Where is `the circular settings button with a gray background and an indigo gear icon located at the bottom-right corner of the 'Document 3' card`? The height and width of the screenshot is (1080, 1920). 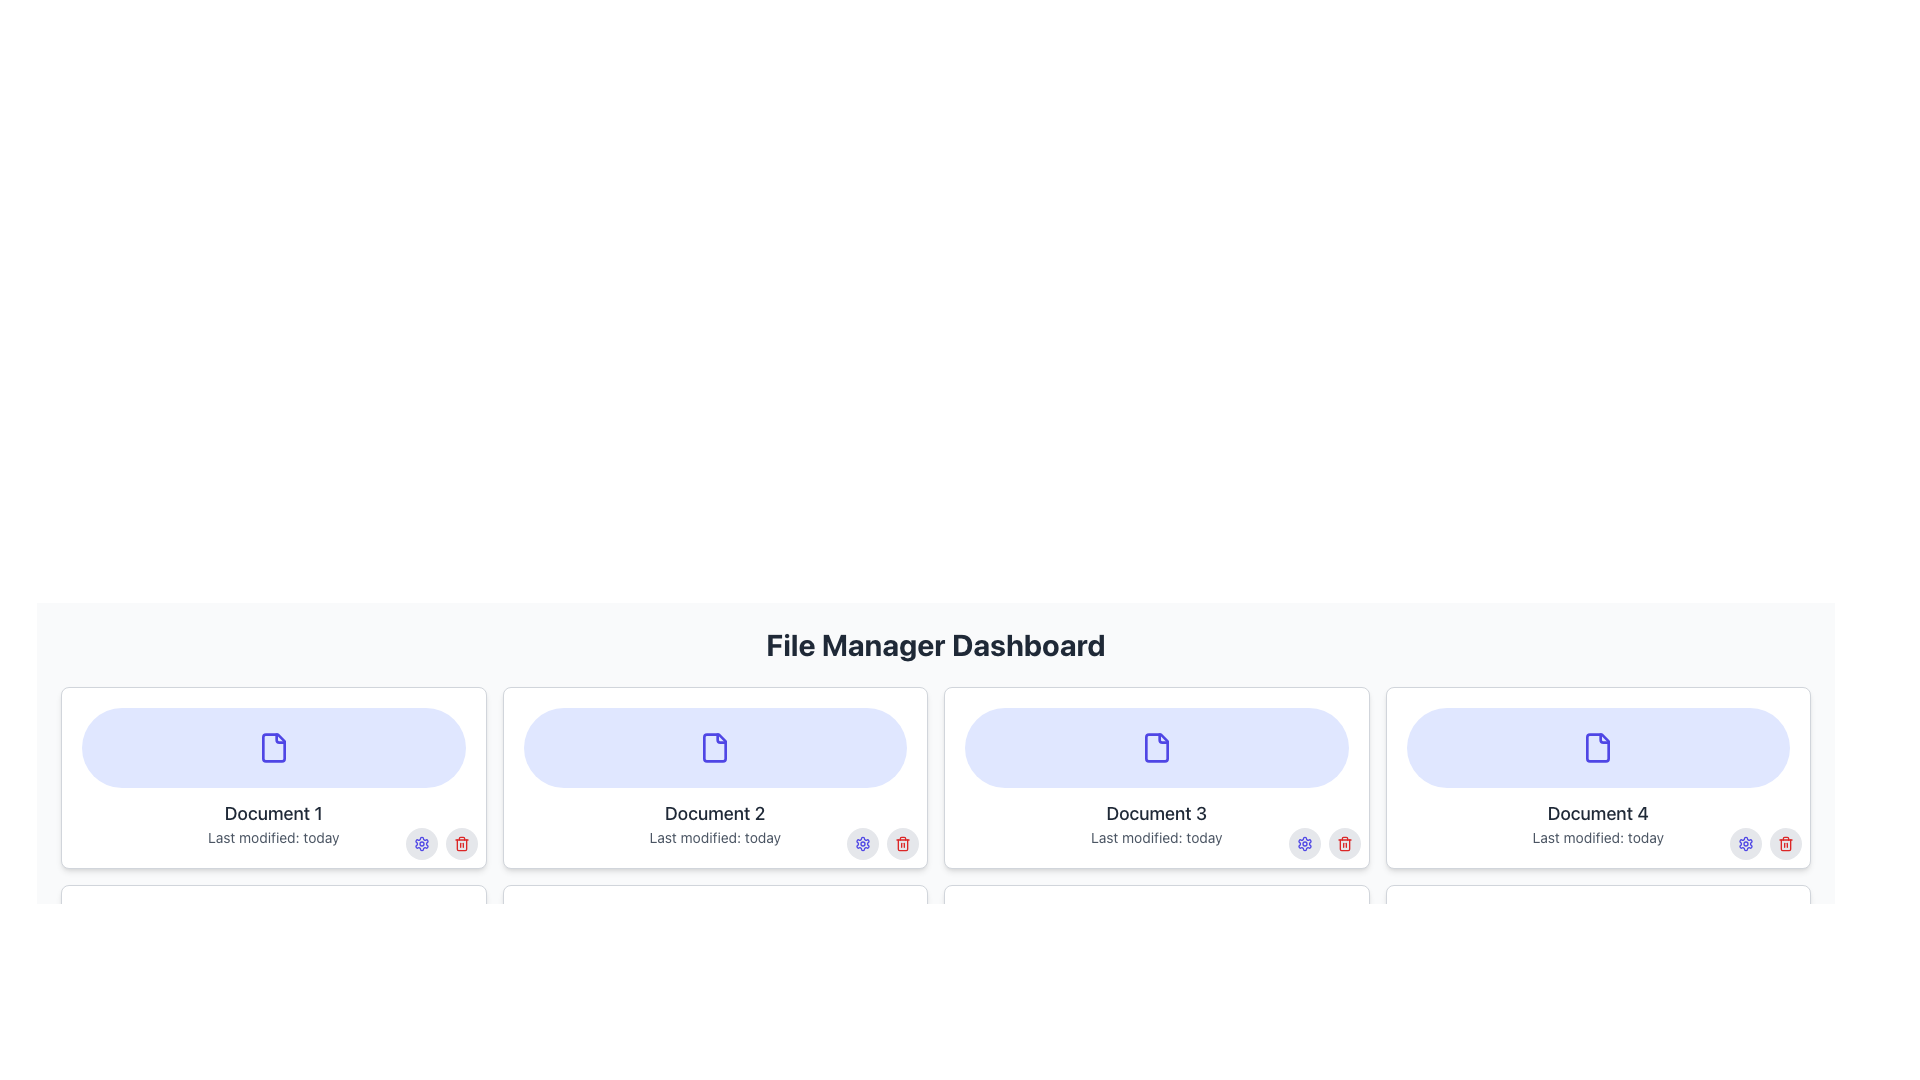 the circular settings button with a gray background and an indigo gear icon located at the bottom-right corner of the 'Document 3' card is located at coordinates (1304, 844).